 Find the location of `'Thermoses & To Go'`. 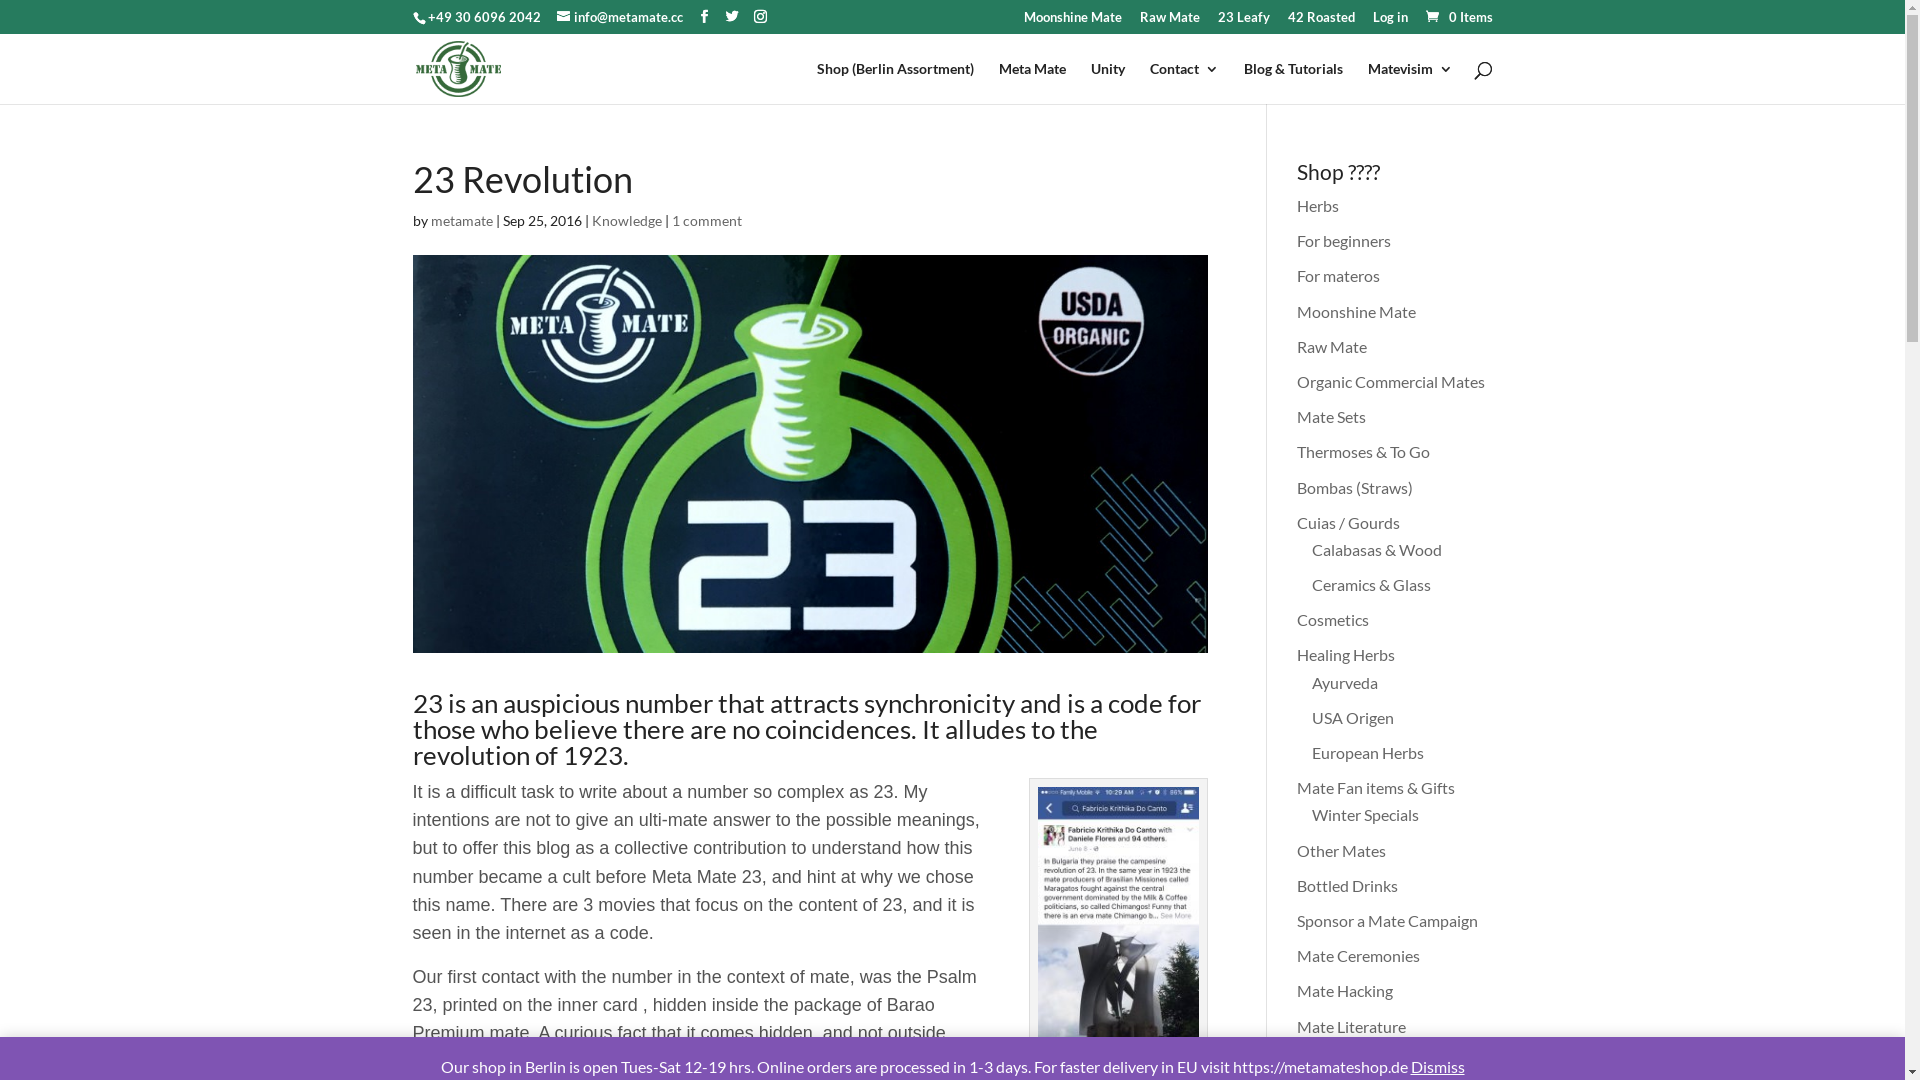

'Thermoses & To Go' is located at coordinates (1362, 451).